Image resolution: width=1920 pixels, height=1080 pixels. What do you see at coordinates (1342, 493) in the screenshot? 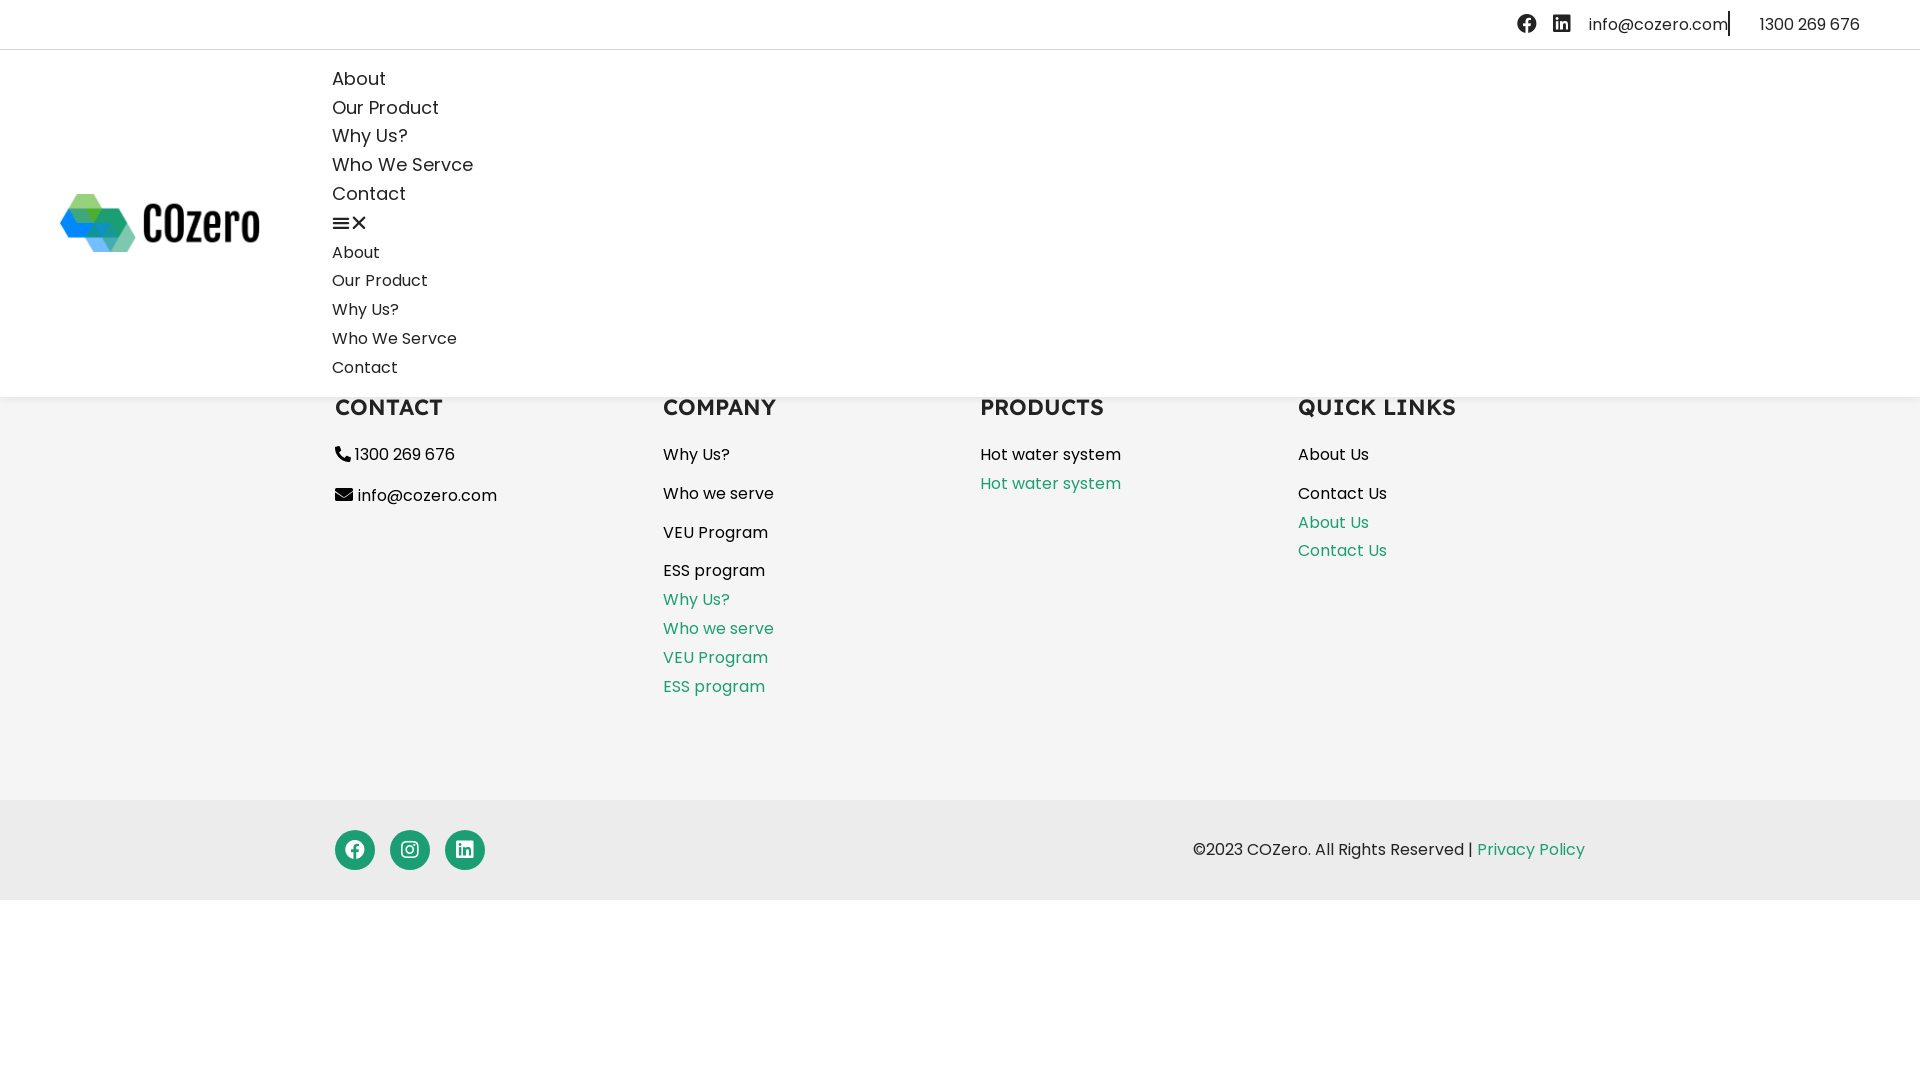
I see `'Contact Us'` at bounding box center [1342, 493].